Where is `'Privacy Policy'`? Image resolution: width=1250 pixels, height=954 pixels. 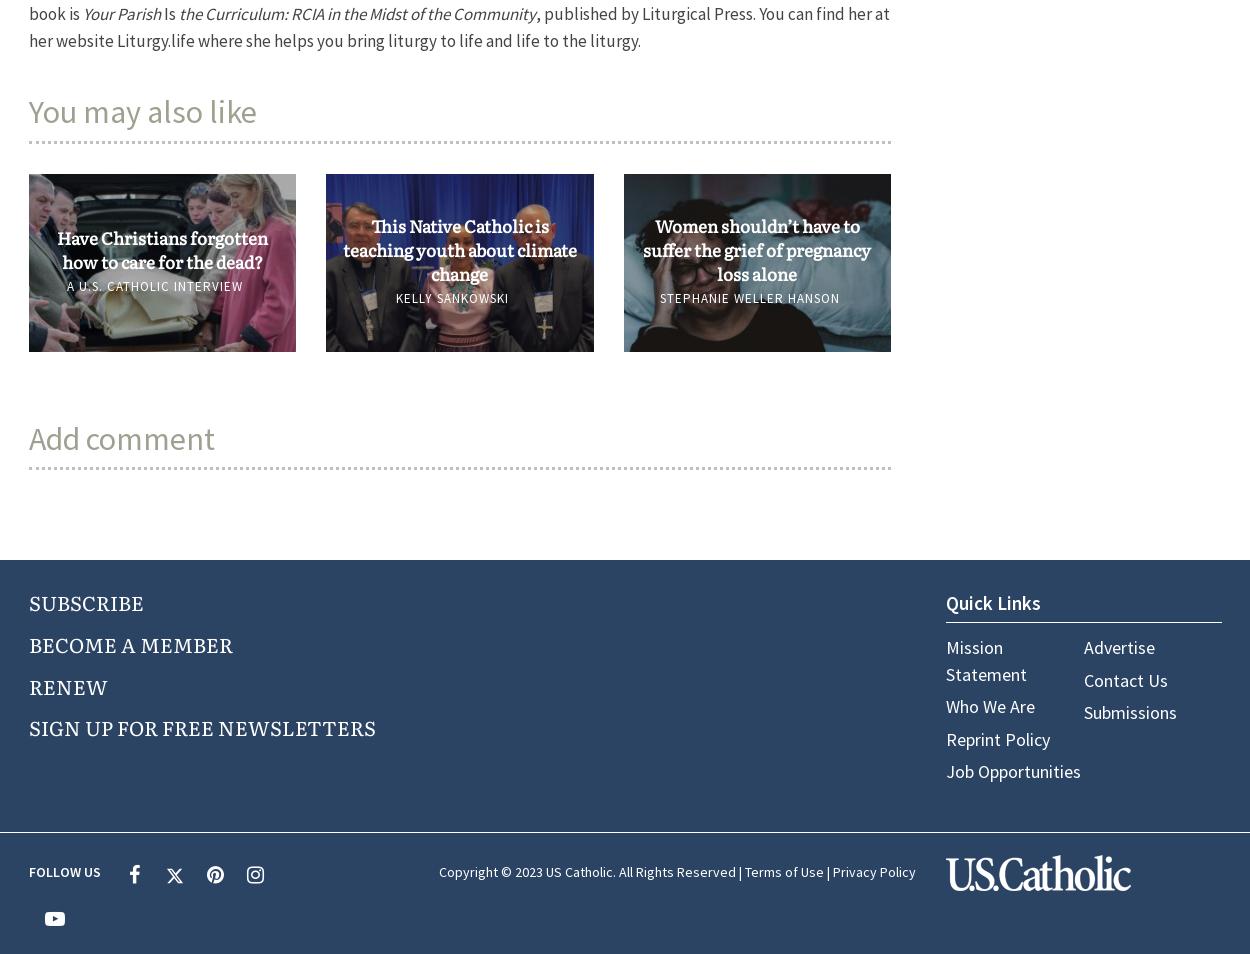
'Privacy Policy' is located at coordinates (872, 871).